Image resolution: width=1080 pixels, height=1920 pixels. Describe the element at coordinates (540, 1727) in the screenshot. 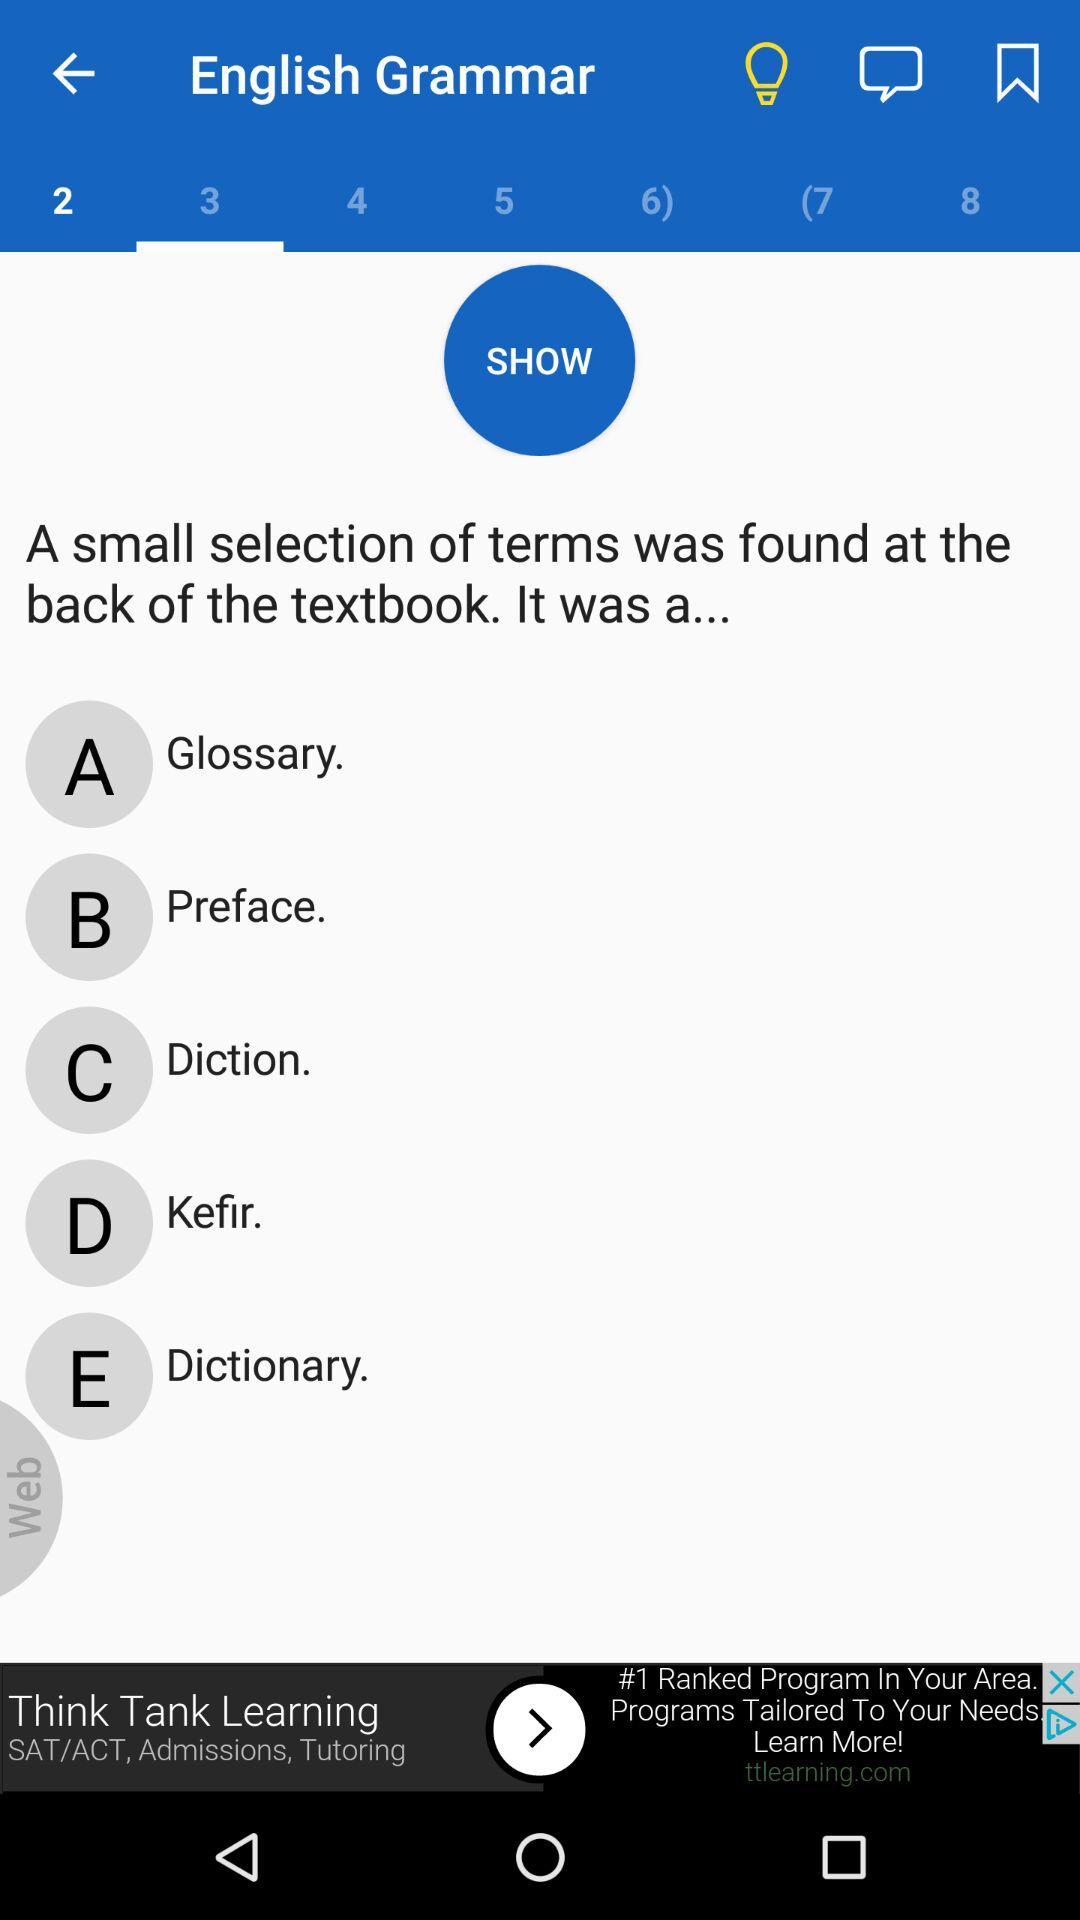

I see `advertisement` at that location.